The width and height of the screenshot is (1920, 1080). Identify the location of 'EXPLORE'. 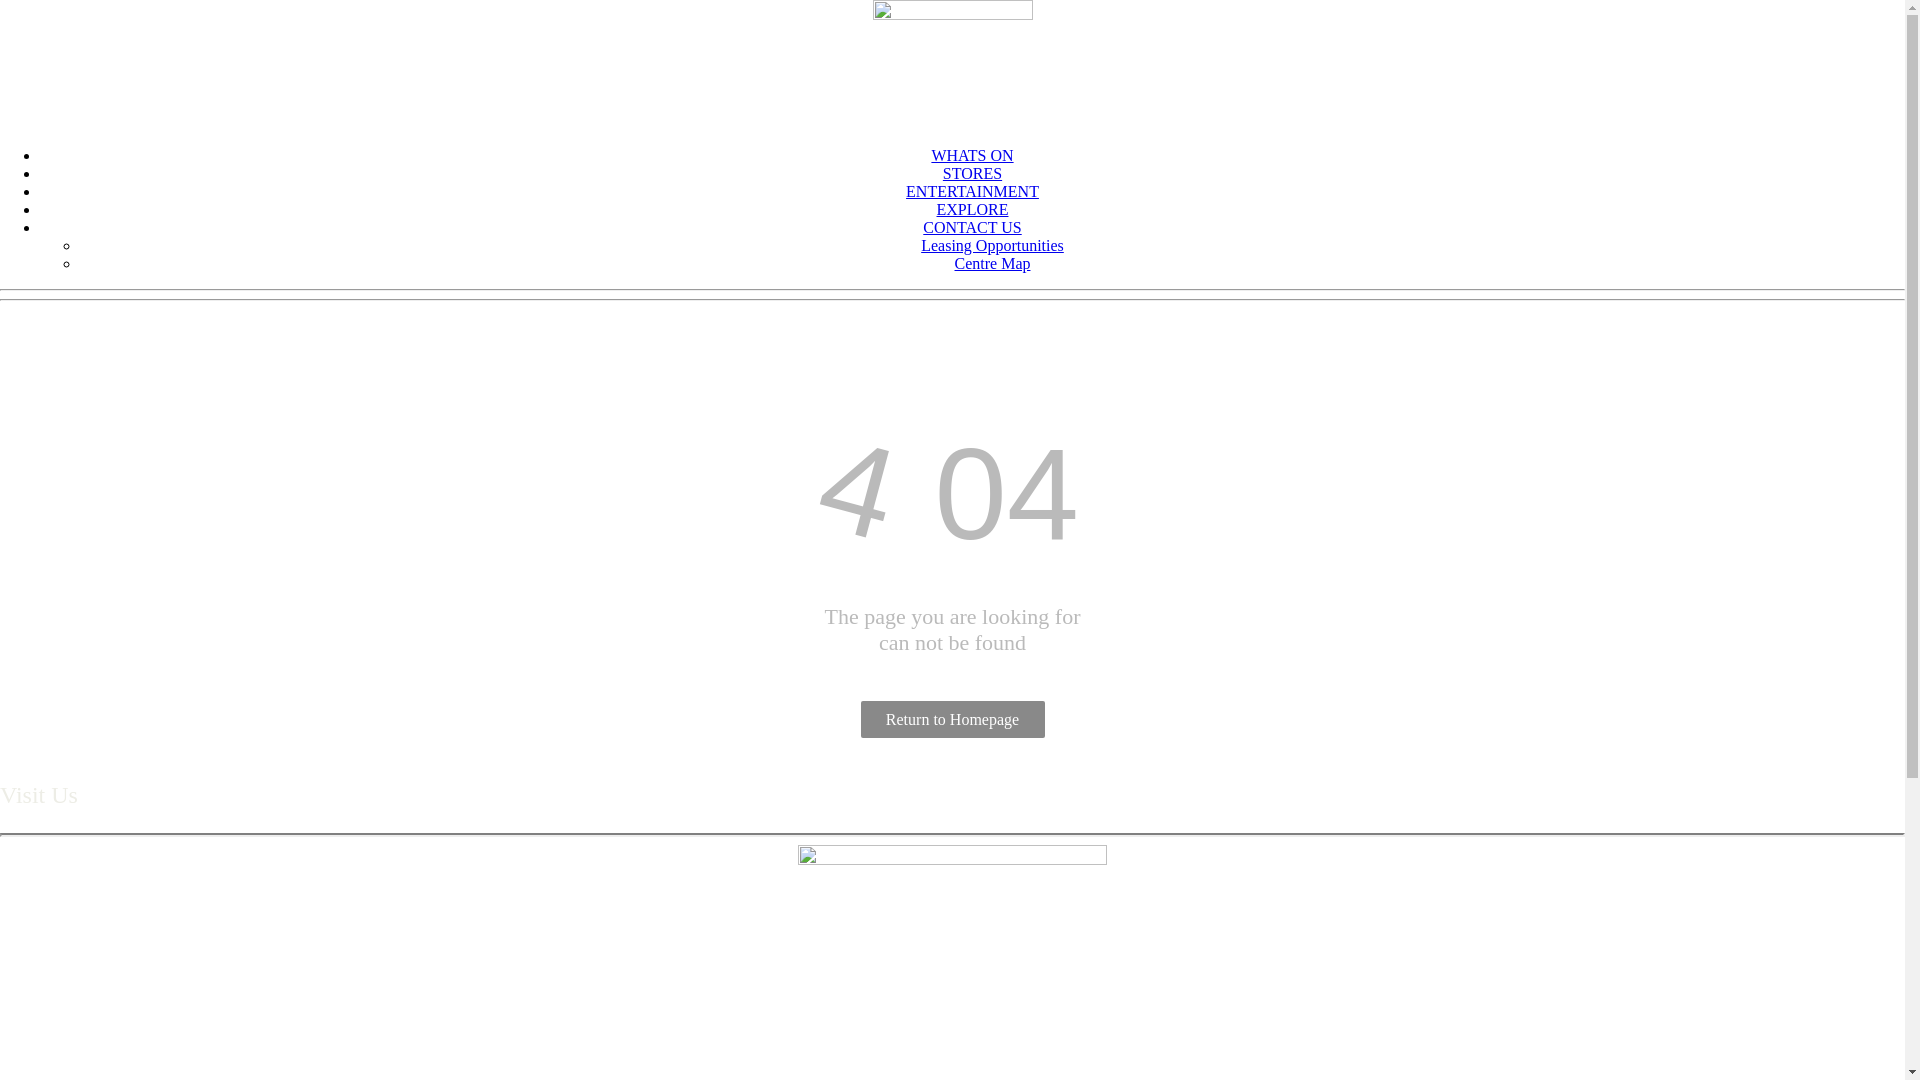
(971, 209).